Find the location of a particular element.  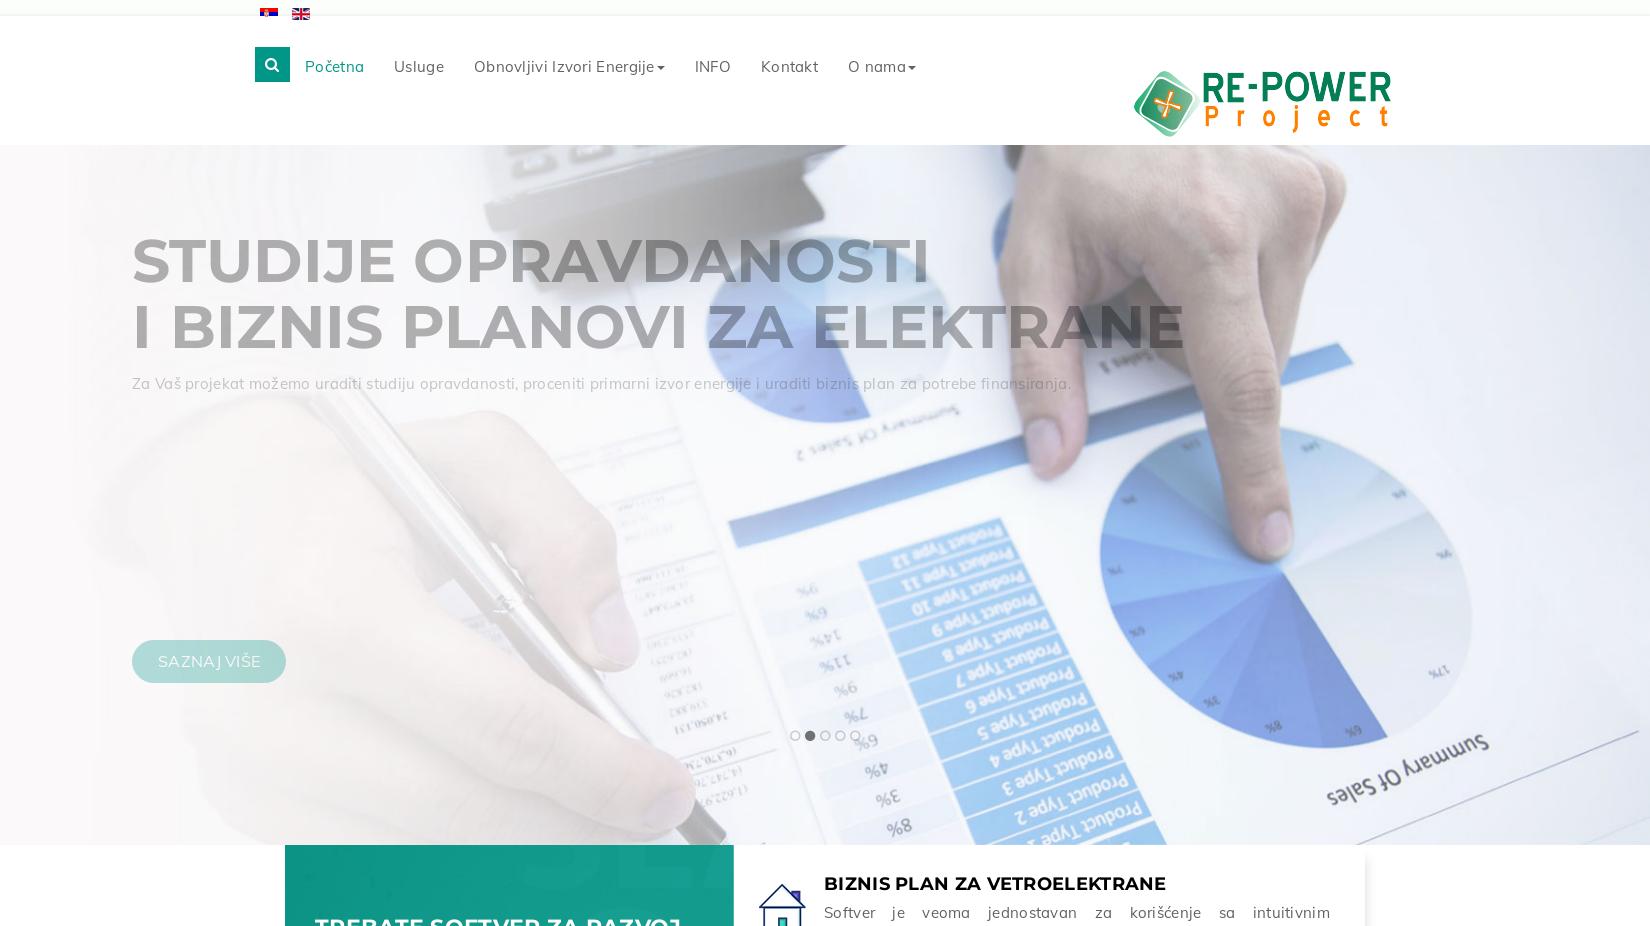

'i prepoznati sva ograničenja u tački priključenja.' is located at coordinates (306, 538).